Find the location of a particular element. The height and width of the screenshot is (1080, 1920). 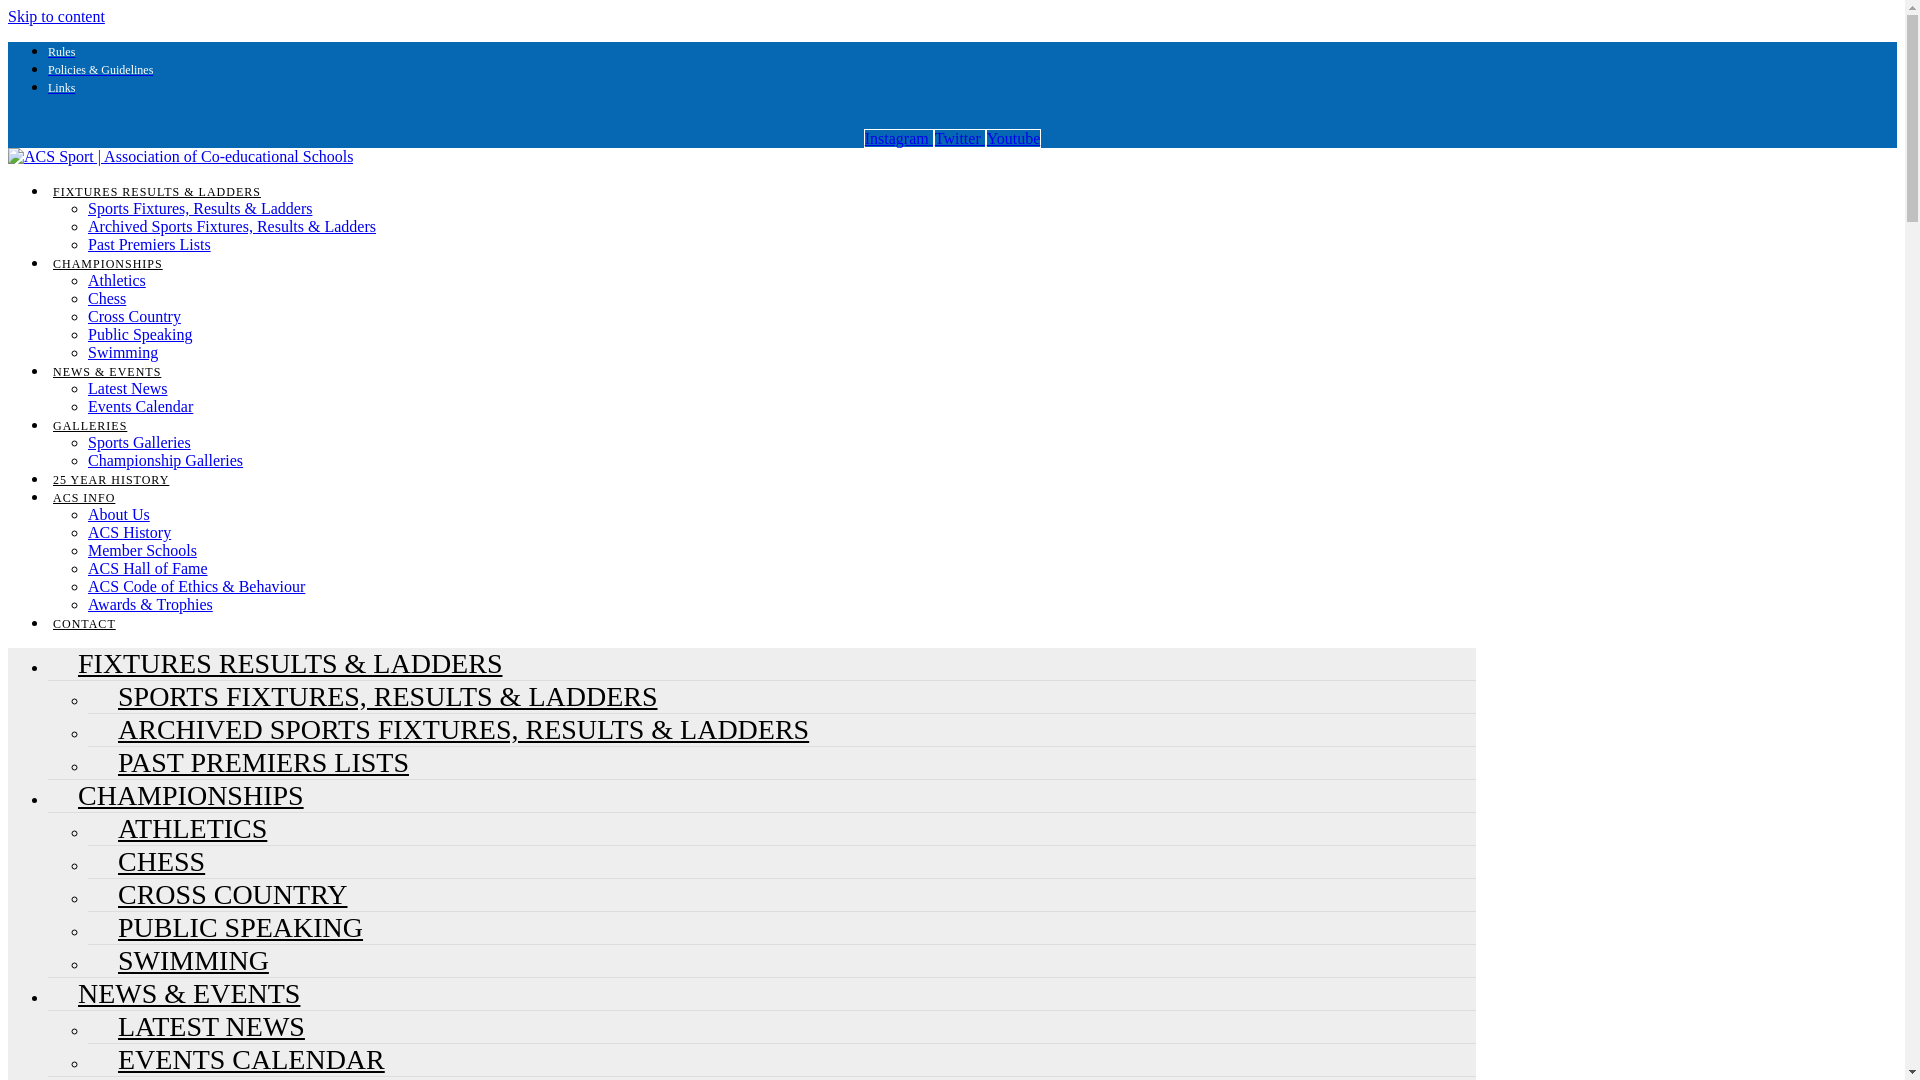

'Championship Galleries' is located at coordinates (86, 460).